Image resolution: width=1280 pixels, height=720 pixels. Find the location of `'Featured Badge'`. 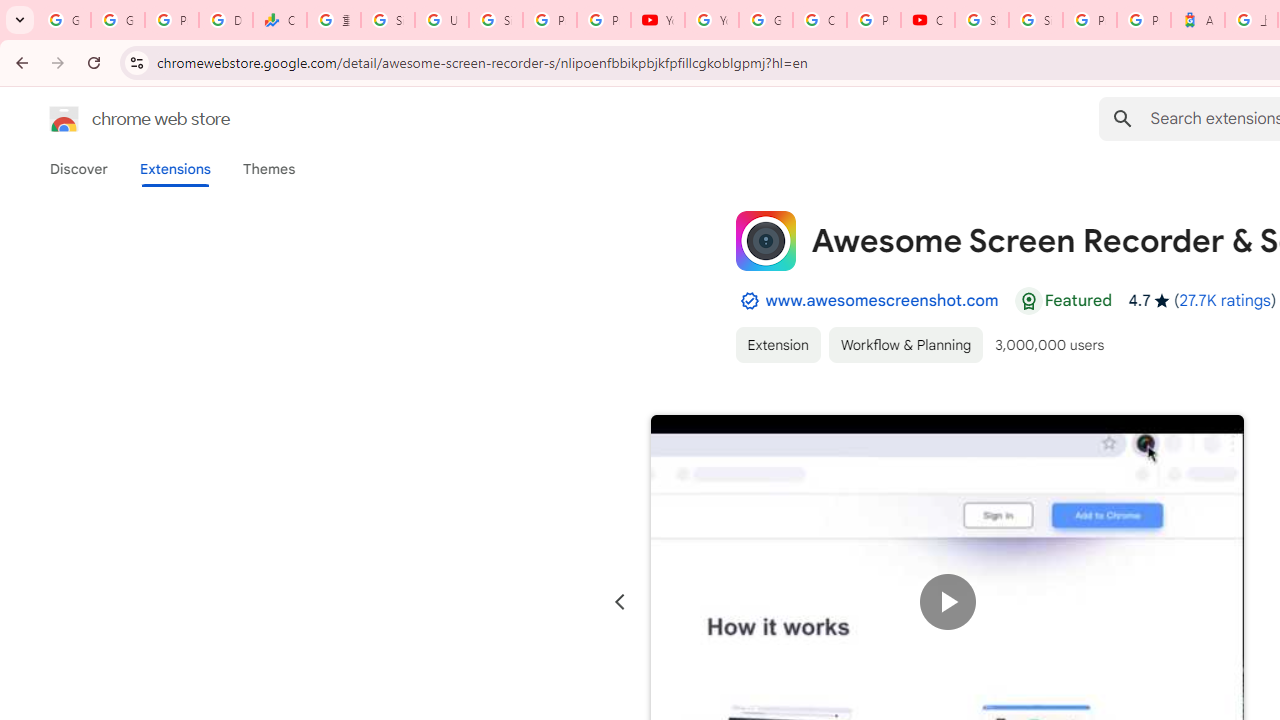

'Featured Badge' is located at coordinates (1028, 301).